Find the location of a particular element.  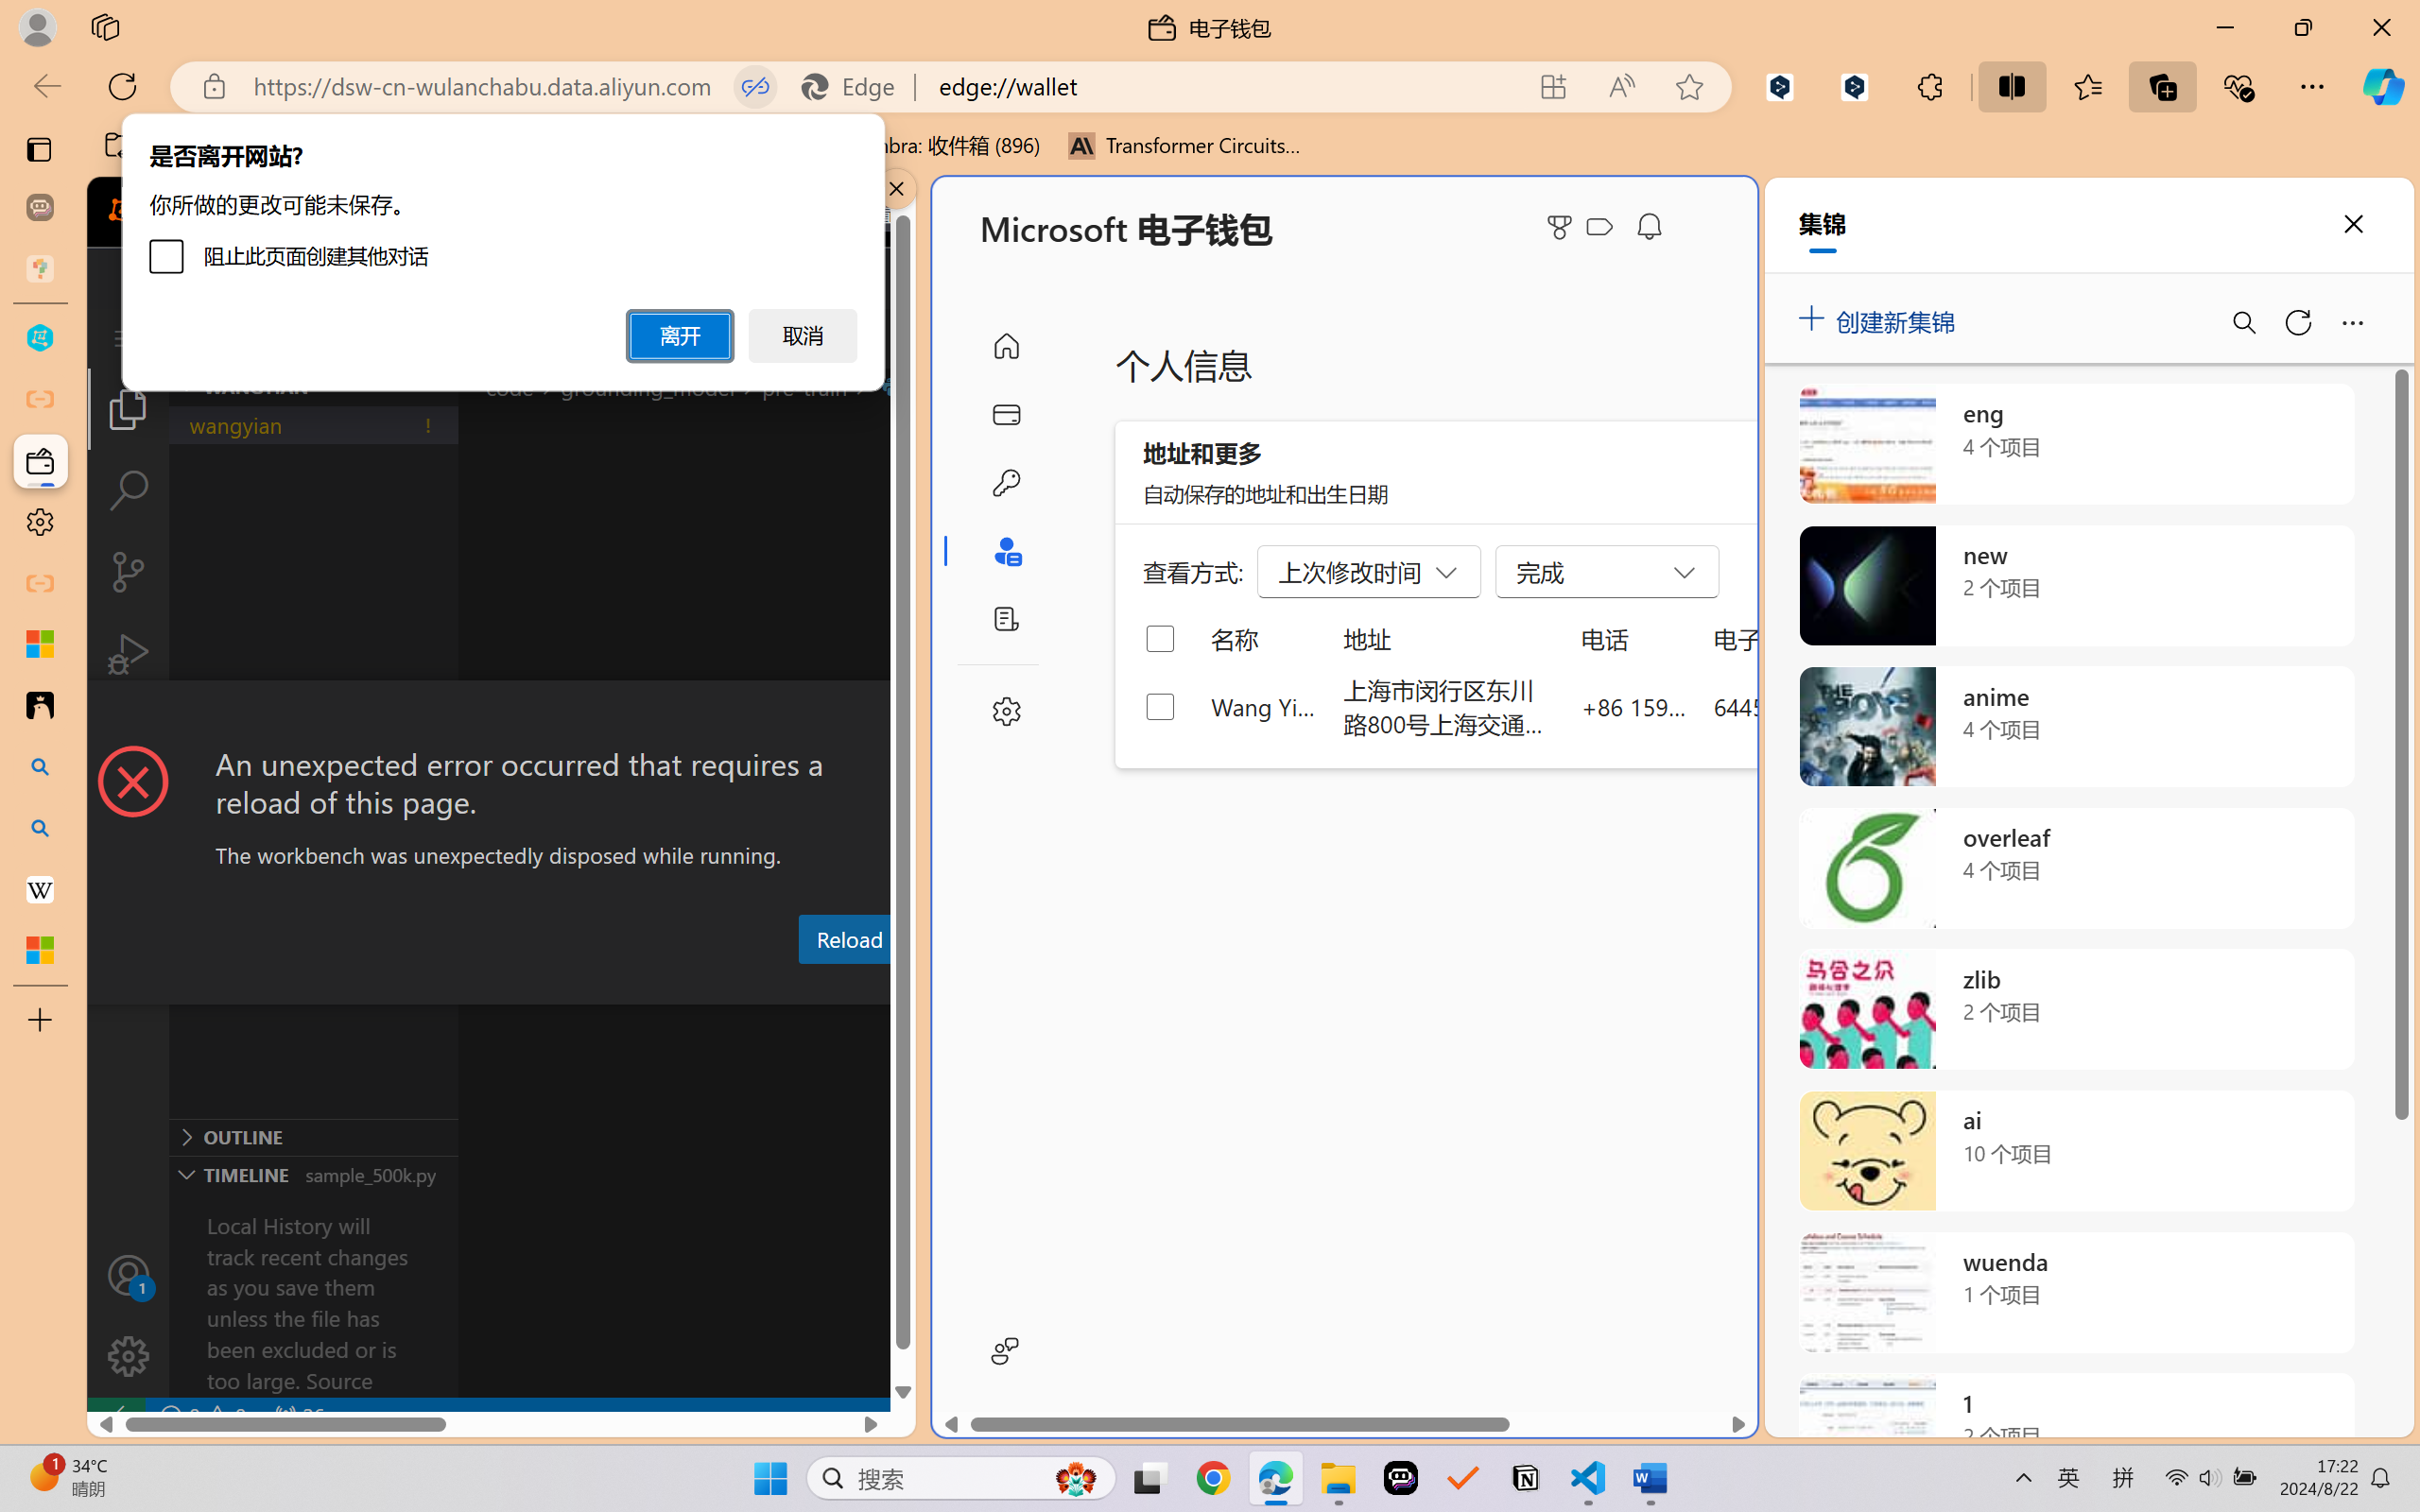

'No Problems' is located at coordinates (200, 1415).